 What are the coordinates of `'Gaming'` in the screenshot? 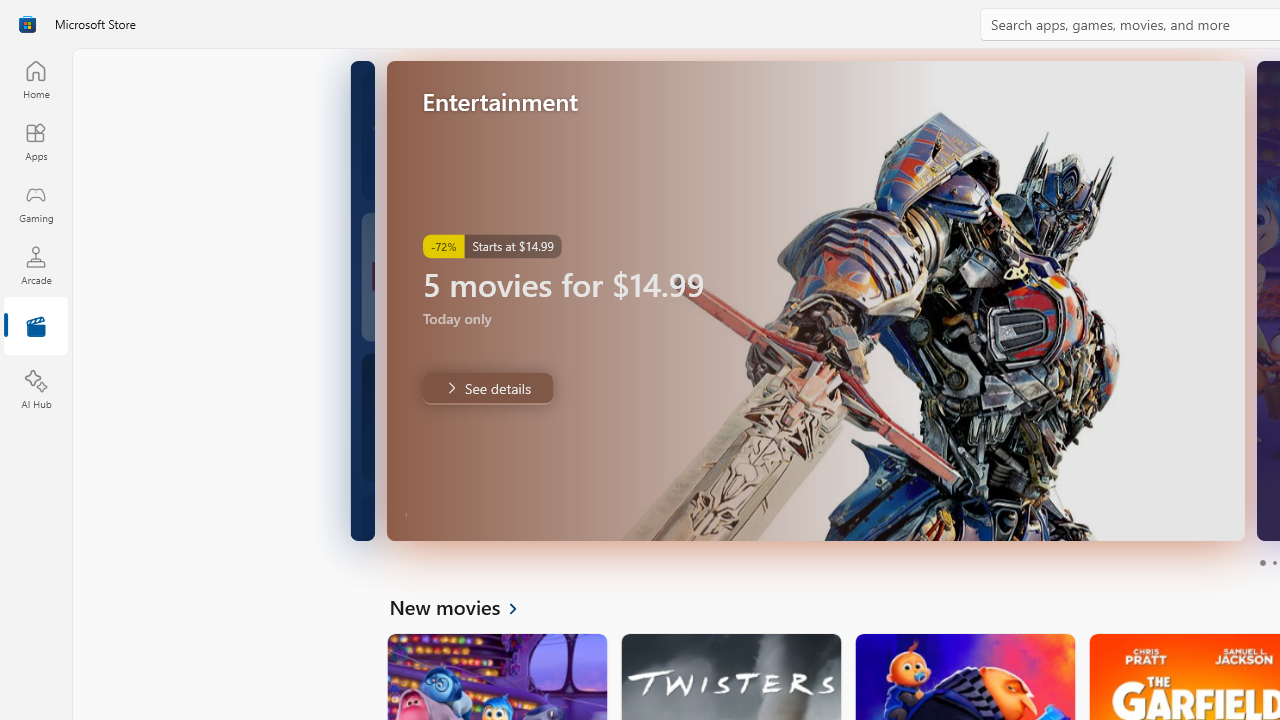 It's located at (35, 203).